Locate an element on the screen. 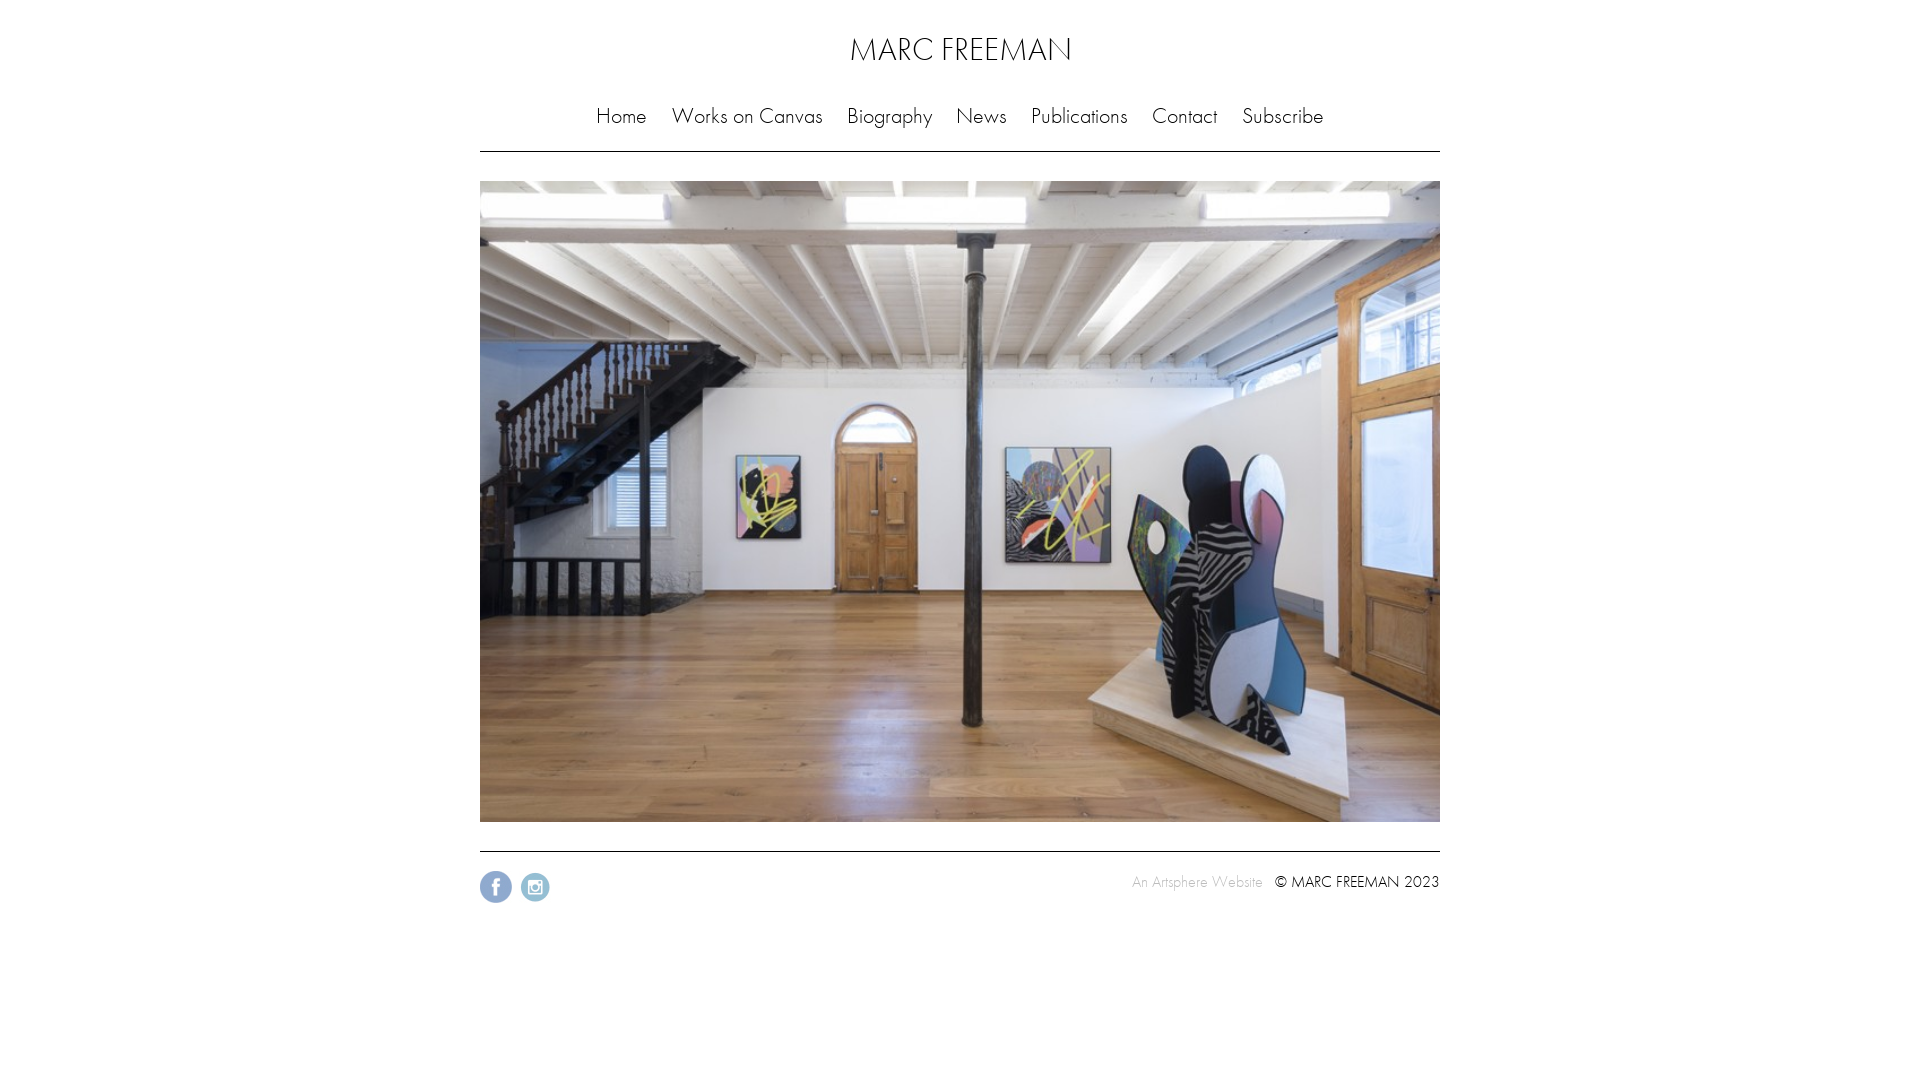 The width and height of the screenshot is (1920, 1080). 'Subscribe' is located at coordinates (1282, 115).